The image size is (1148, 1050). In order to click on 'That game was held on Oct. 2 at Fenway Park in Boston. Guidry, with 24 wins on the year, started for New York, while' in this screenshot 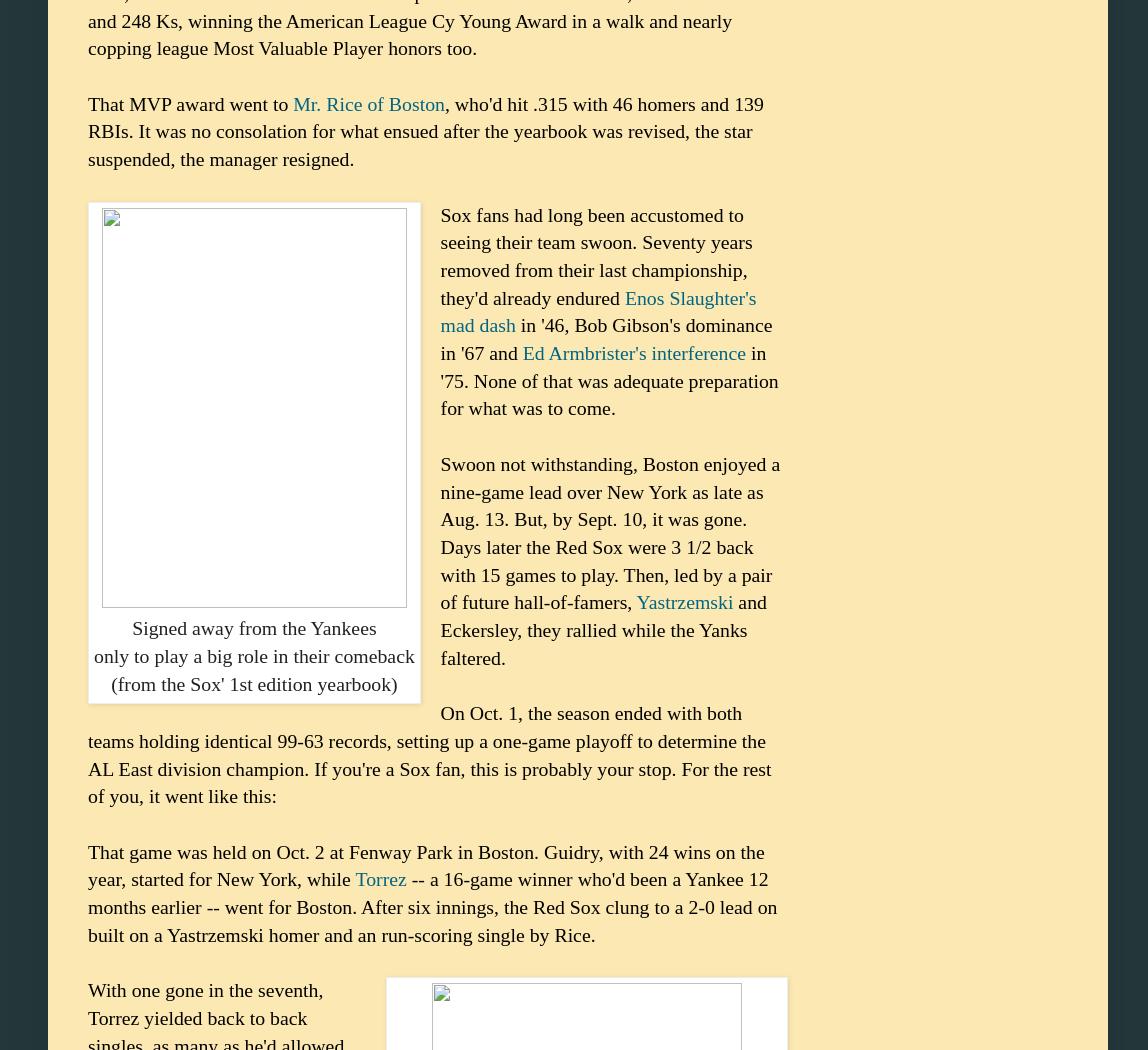, I will do `click(88, 863)`.